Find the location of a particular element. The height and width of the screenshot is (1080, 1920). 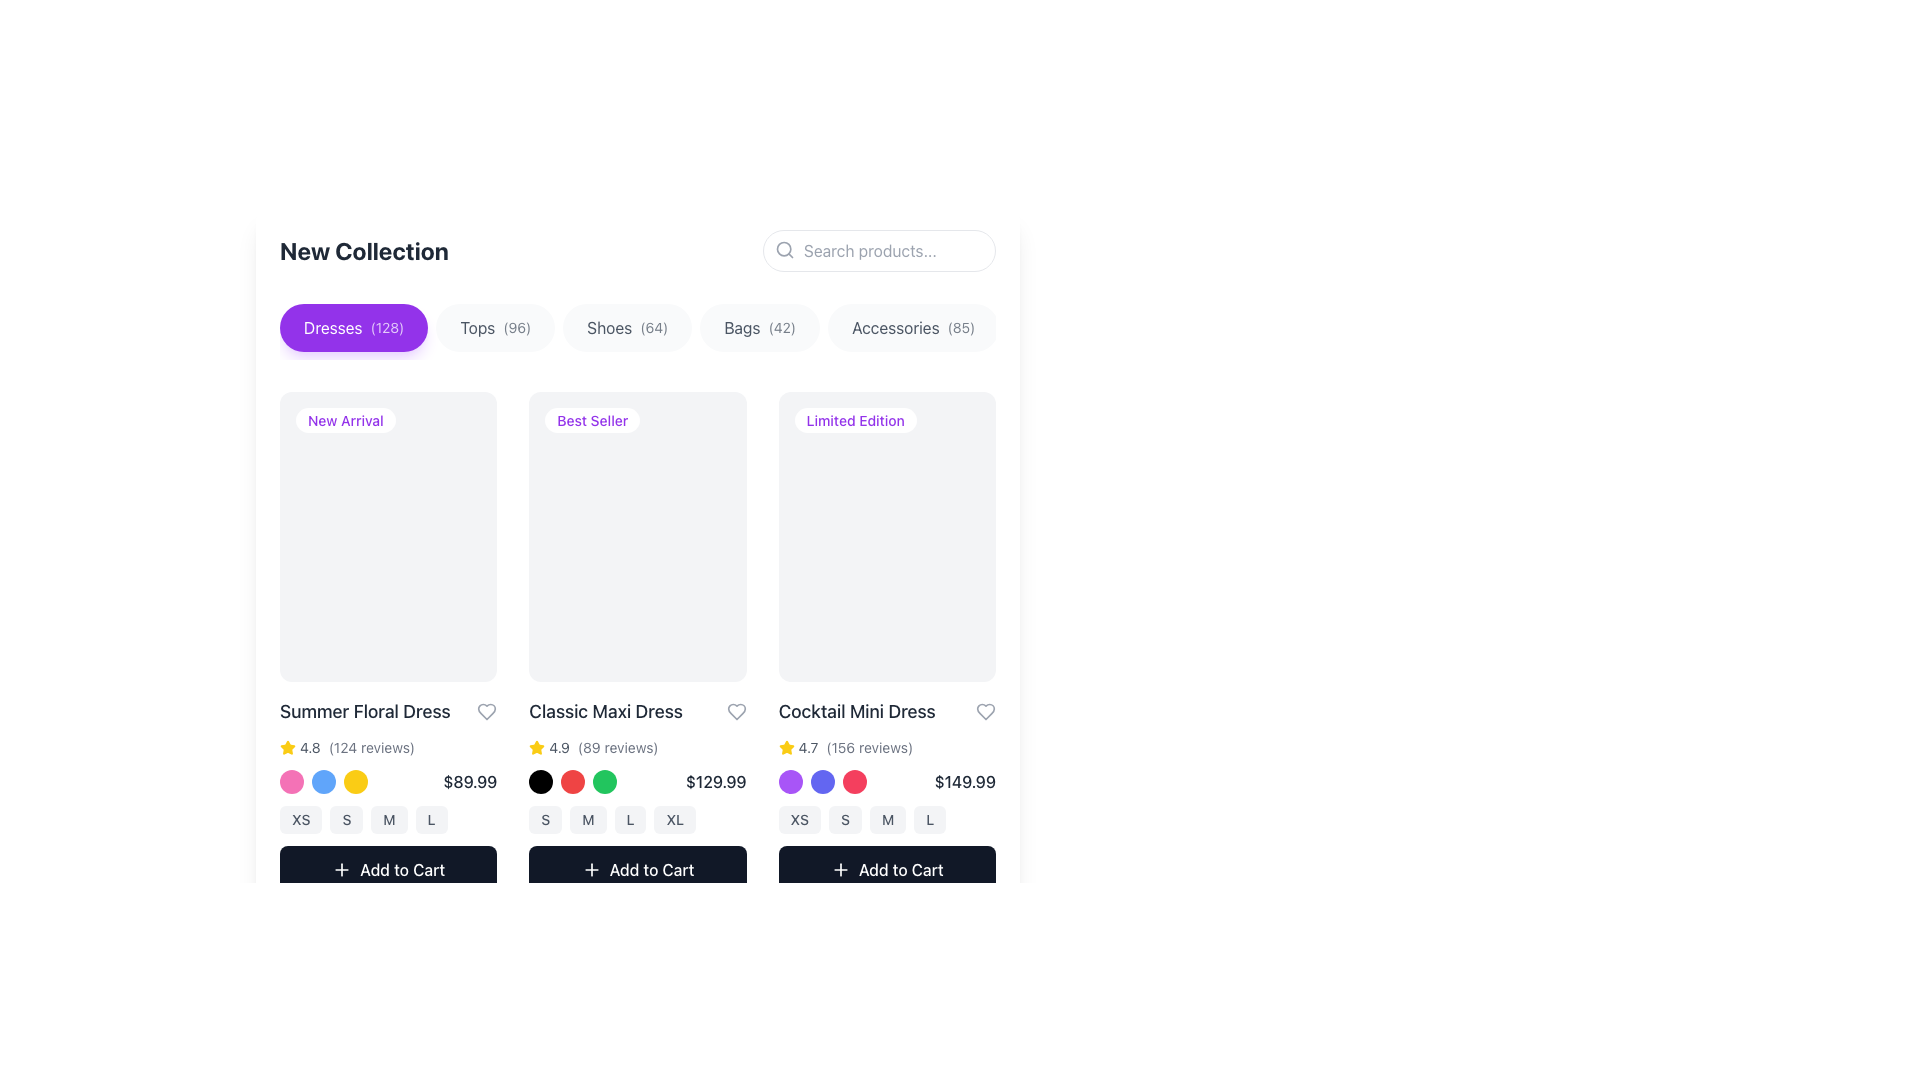

the favorite icon button located on the right side of the 'Summer Floral Dress' section is located at coordinates (487, 710).